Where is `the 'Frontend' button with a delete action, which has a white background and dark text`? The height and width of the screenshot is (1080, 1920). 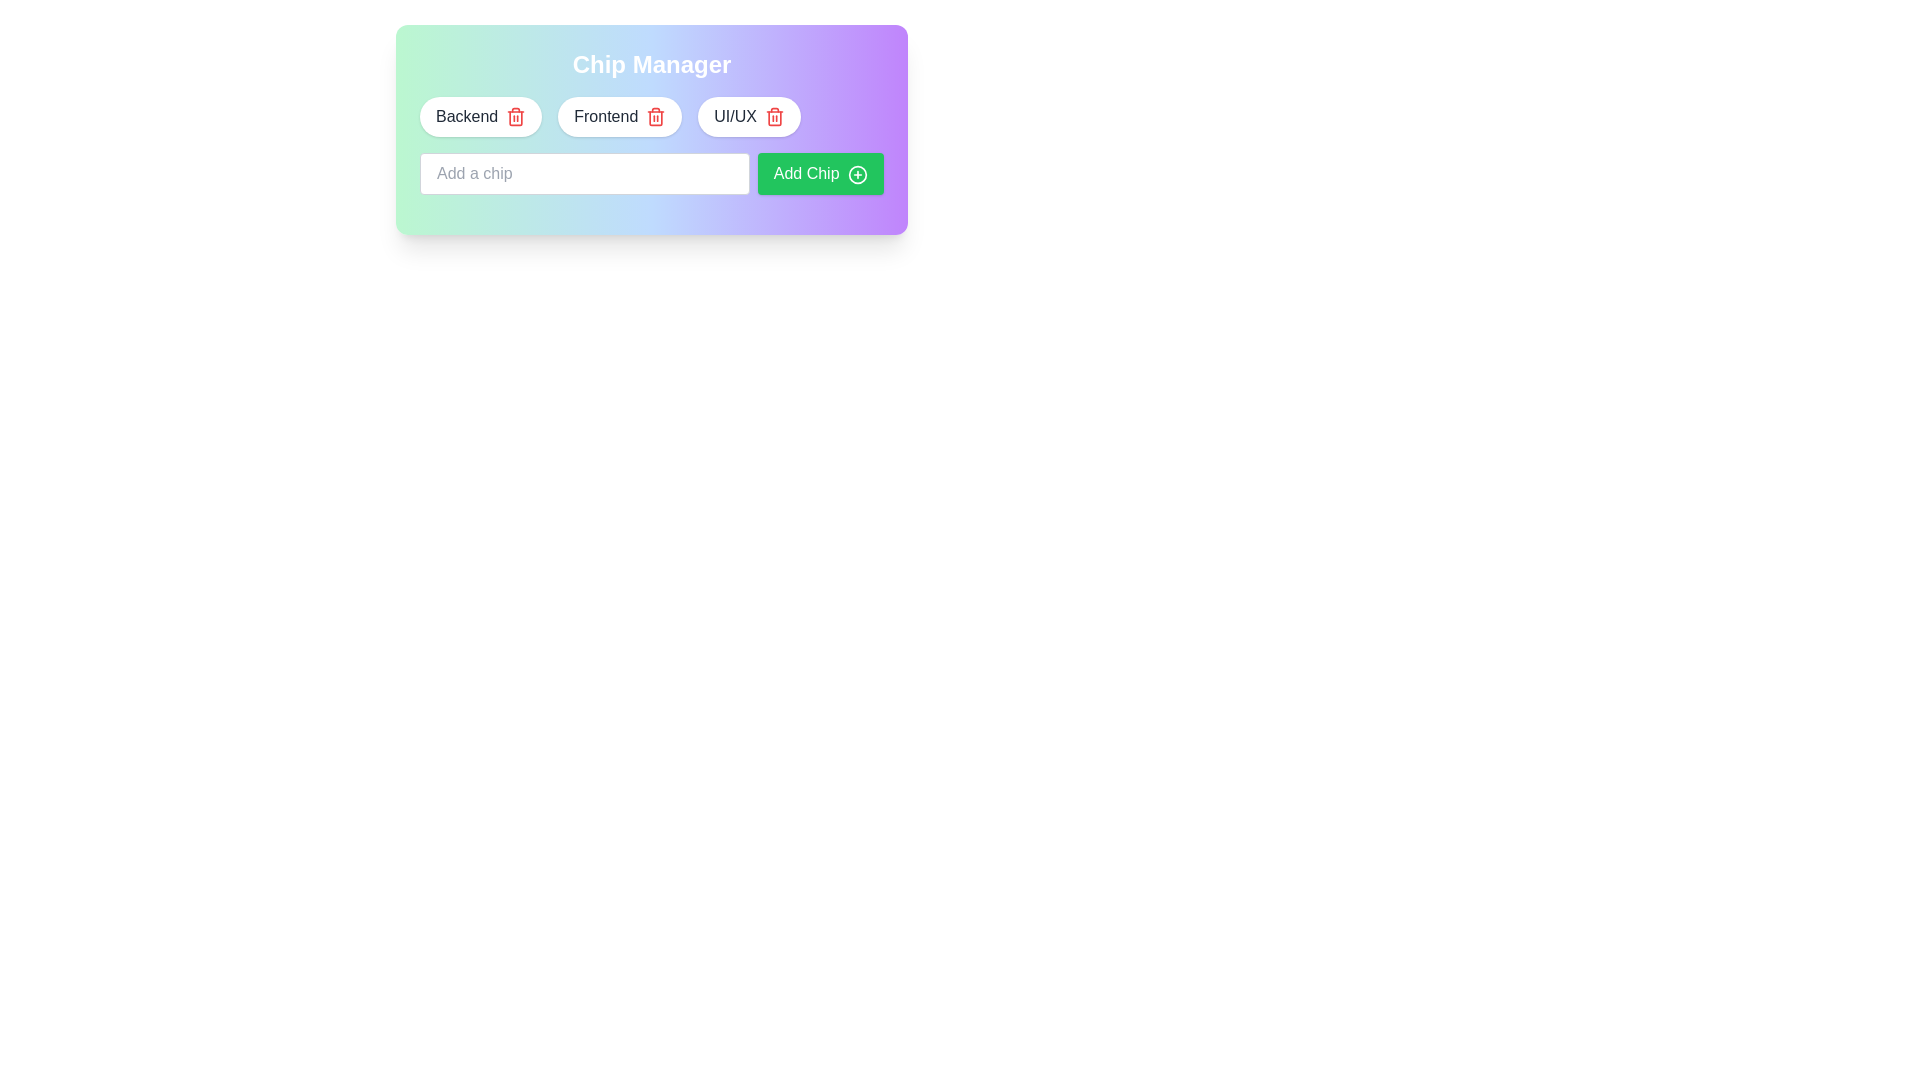 the 'Frontend' button with a delete action, which has a white background and dark text is located at coordinates (652, 130).